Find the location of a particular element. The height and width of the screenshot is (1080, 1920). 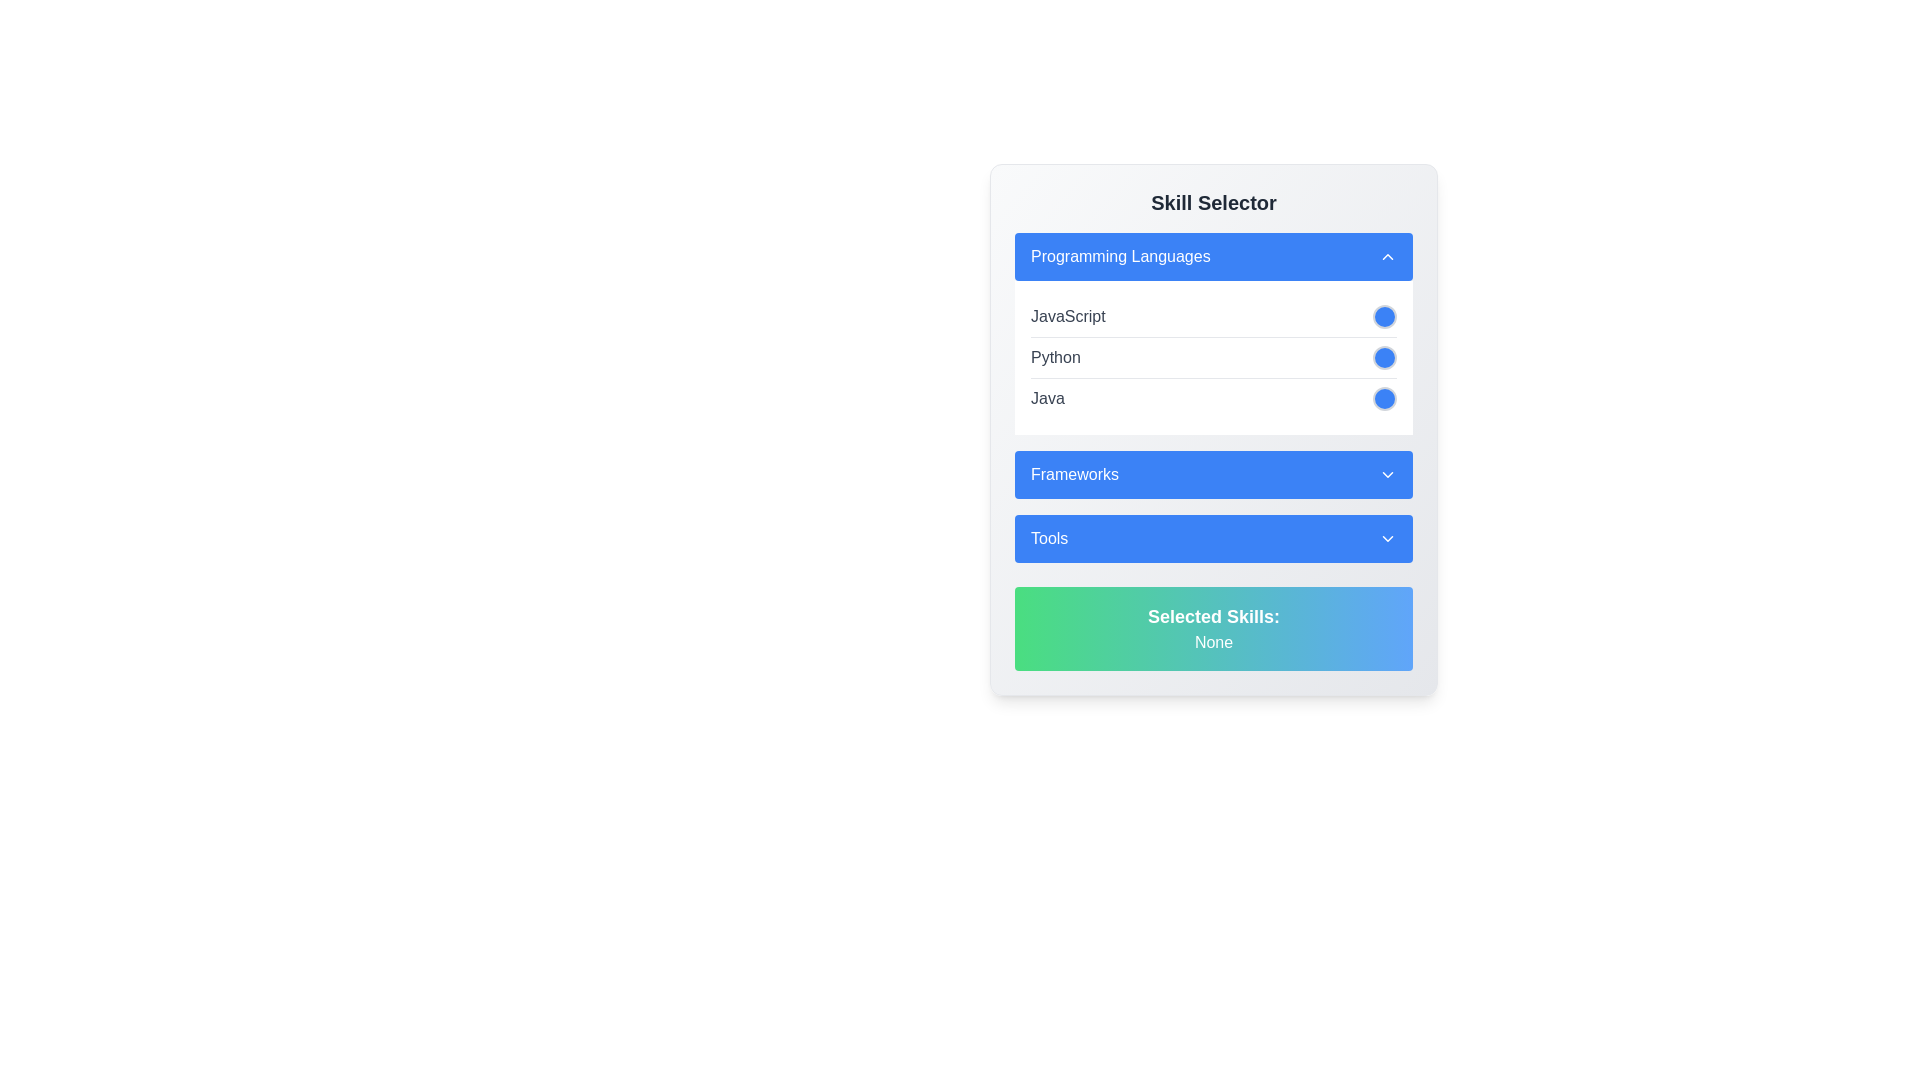

the 'Python' skill item in the 'Programming Languages' section of the 'Skill Selector' widget is located at coordinates (1213, 356).